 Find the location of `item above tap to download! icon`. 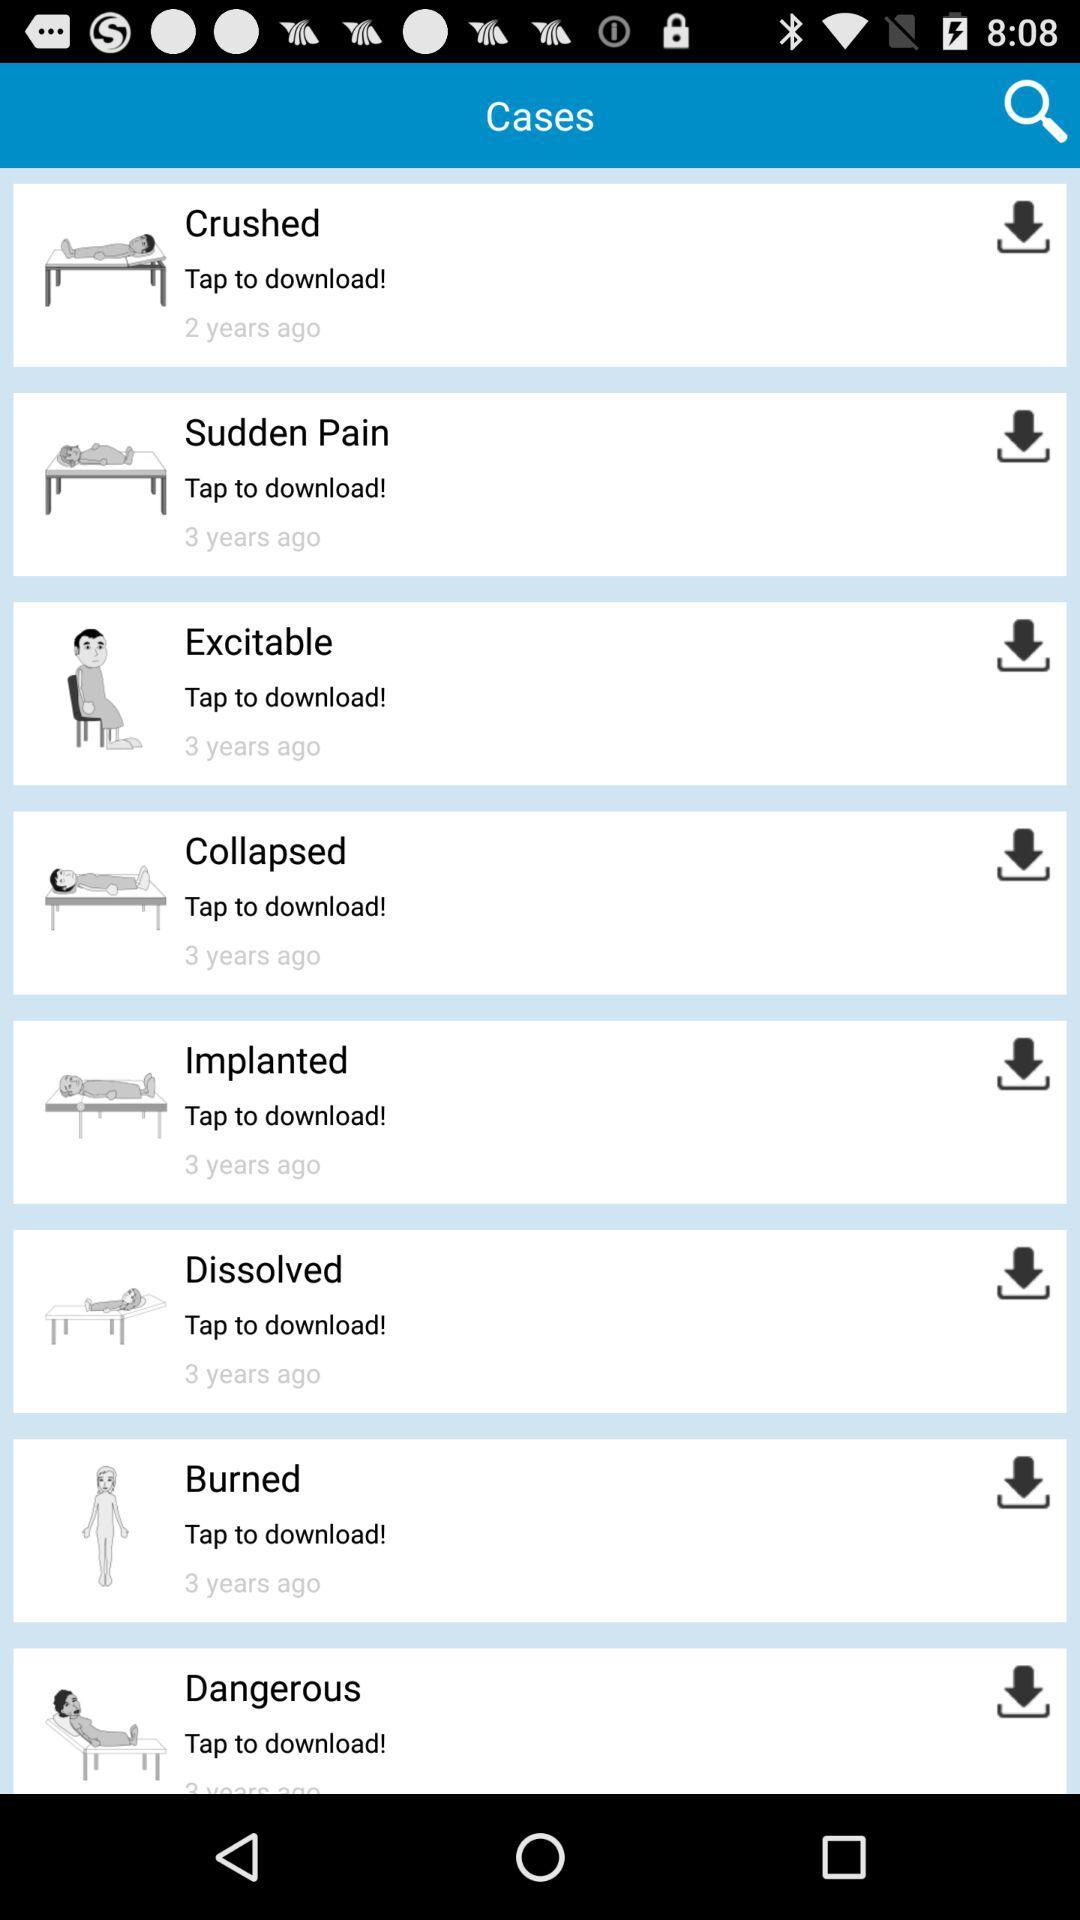

item above tap to download! icon is located at coordinates (251, 221).